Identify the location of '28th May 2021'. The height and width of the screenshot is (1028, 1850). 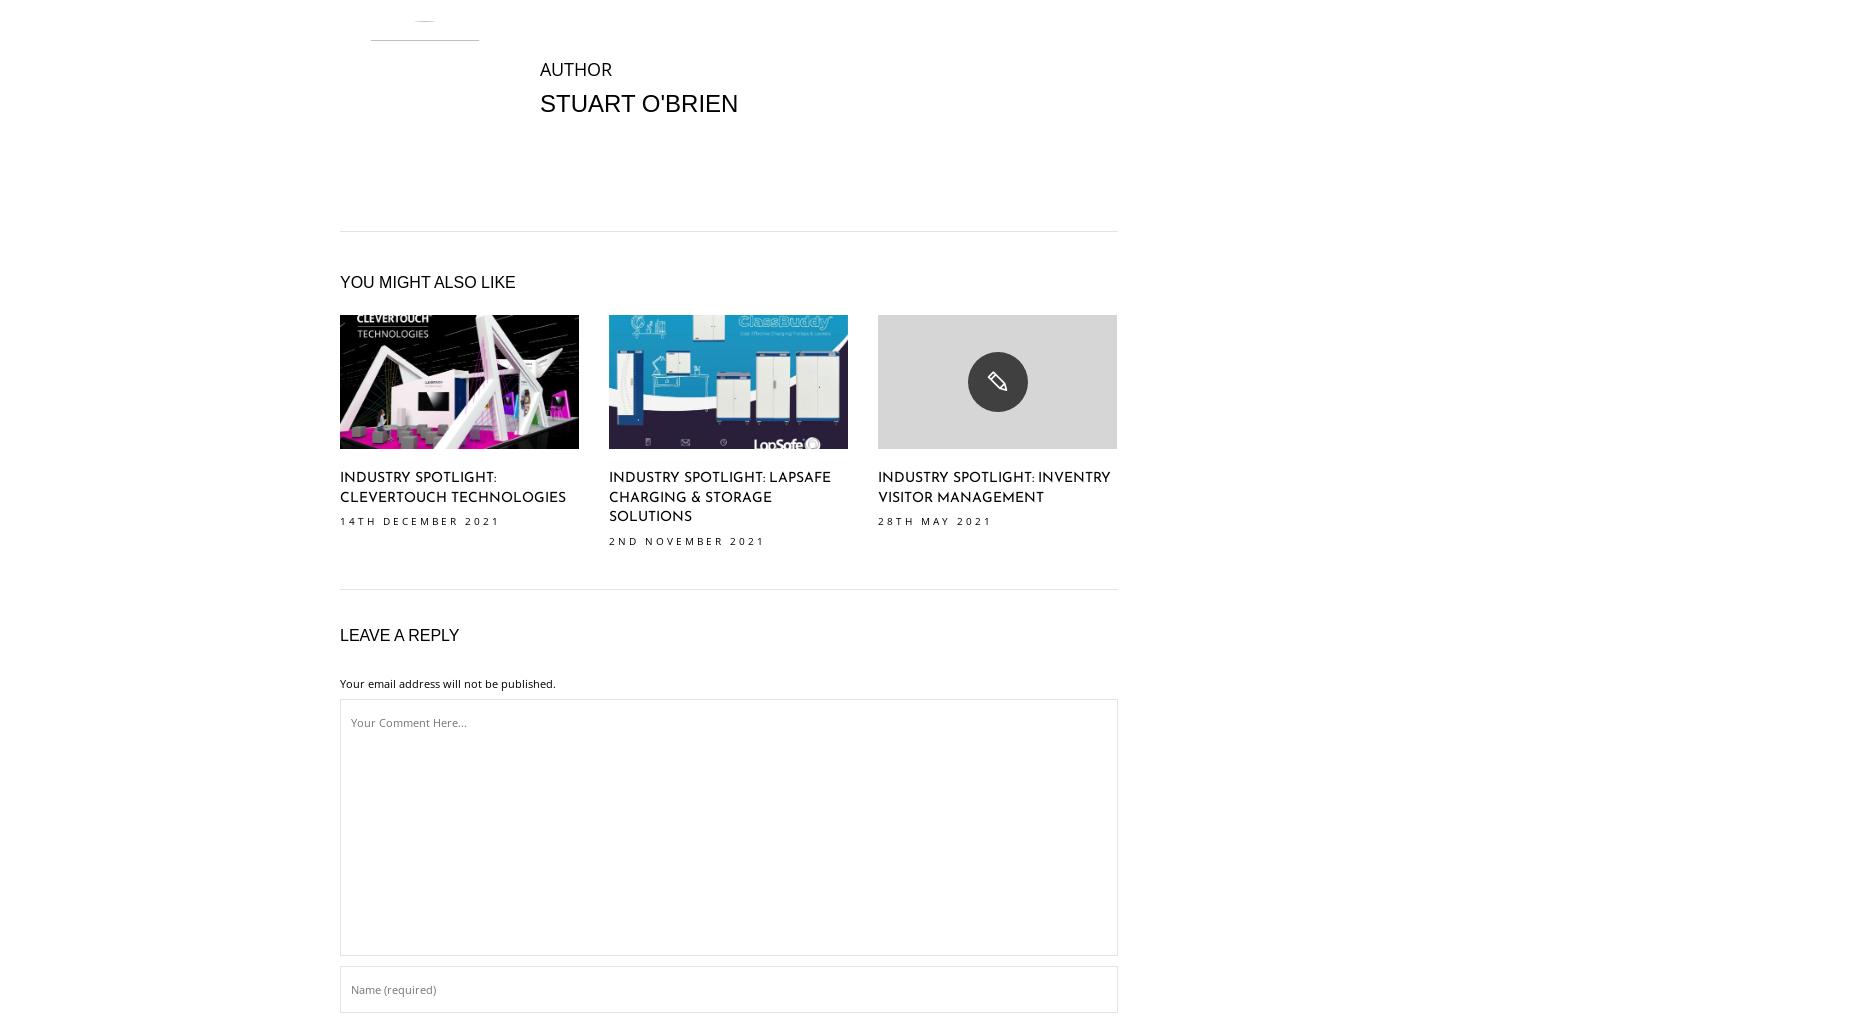
(878, 520).